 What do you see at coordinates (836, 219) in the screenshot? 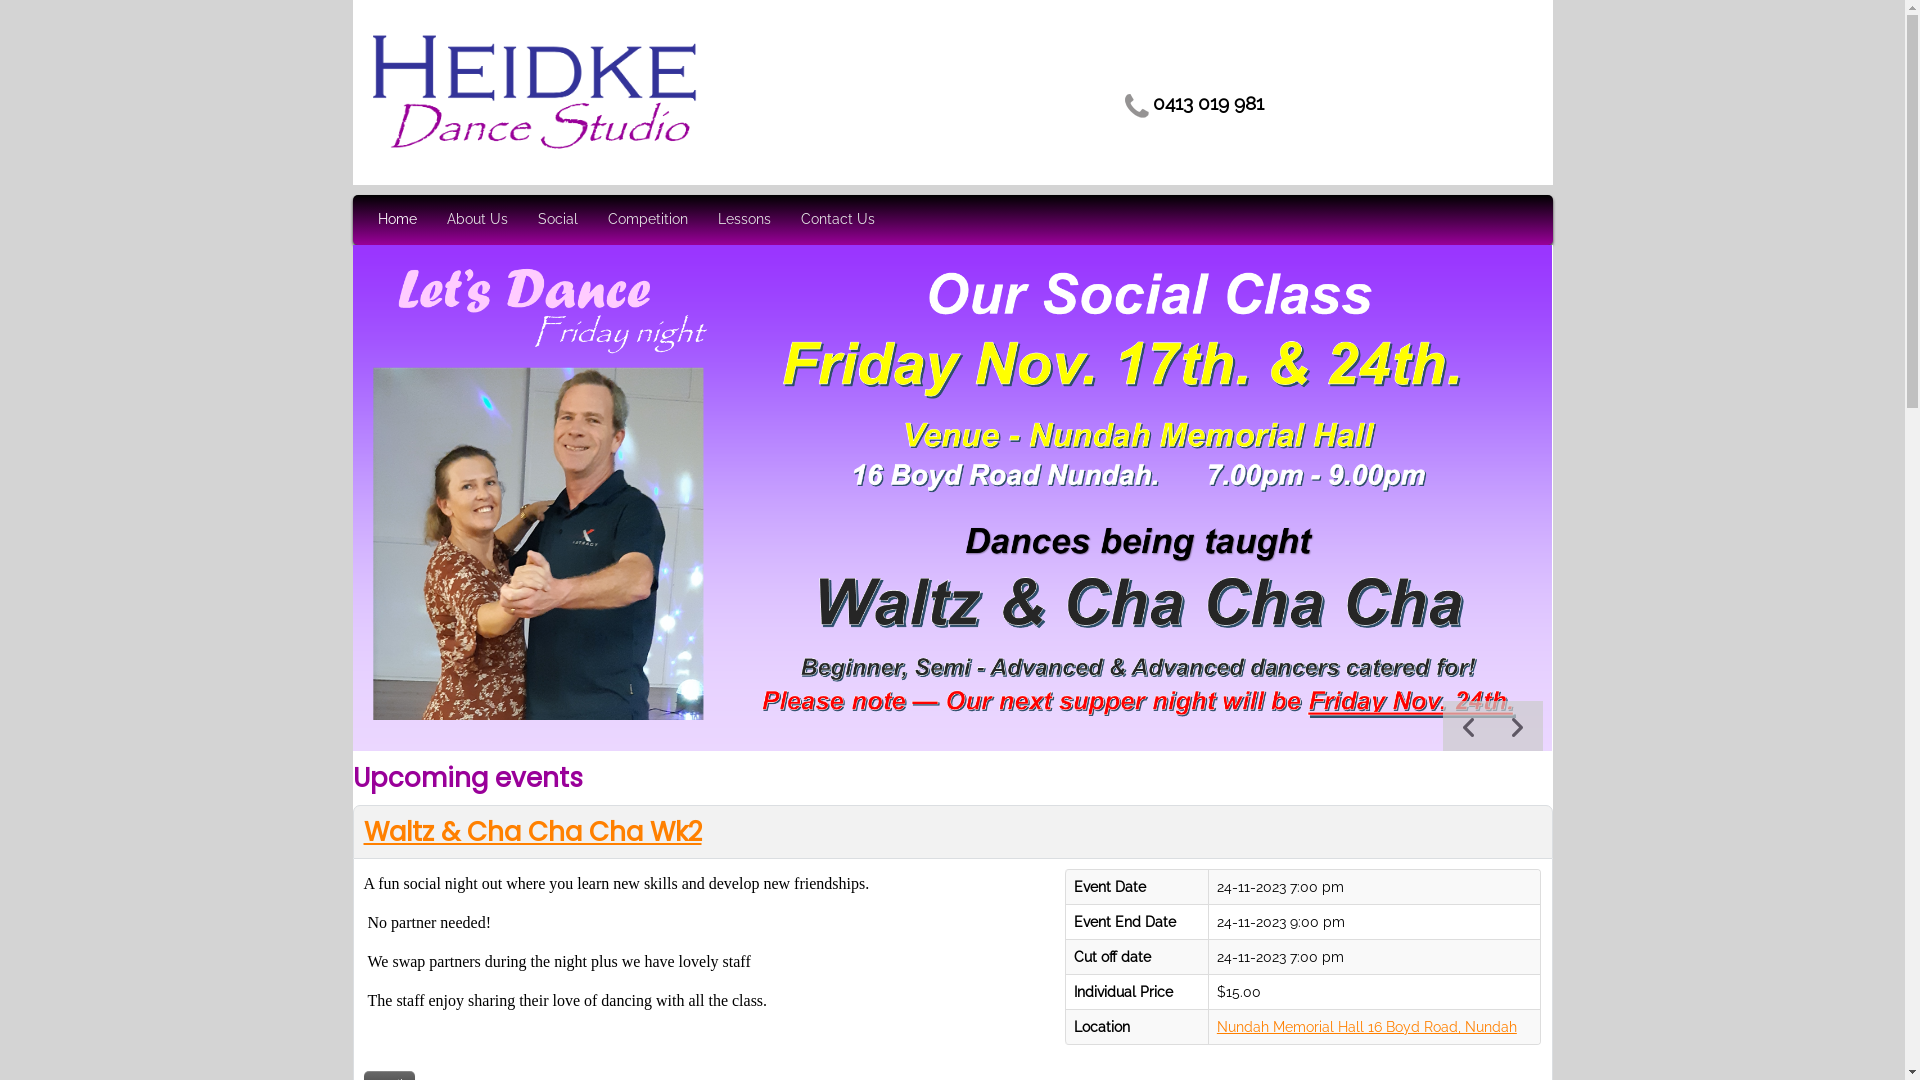
I see `'Contact Us'` at bounding box center [836, 219].